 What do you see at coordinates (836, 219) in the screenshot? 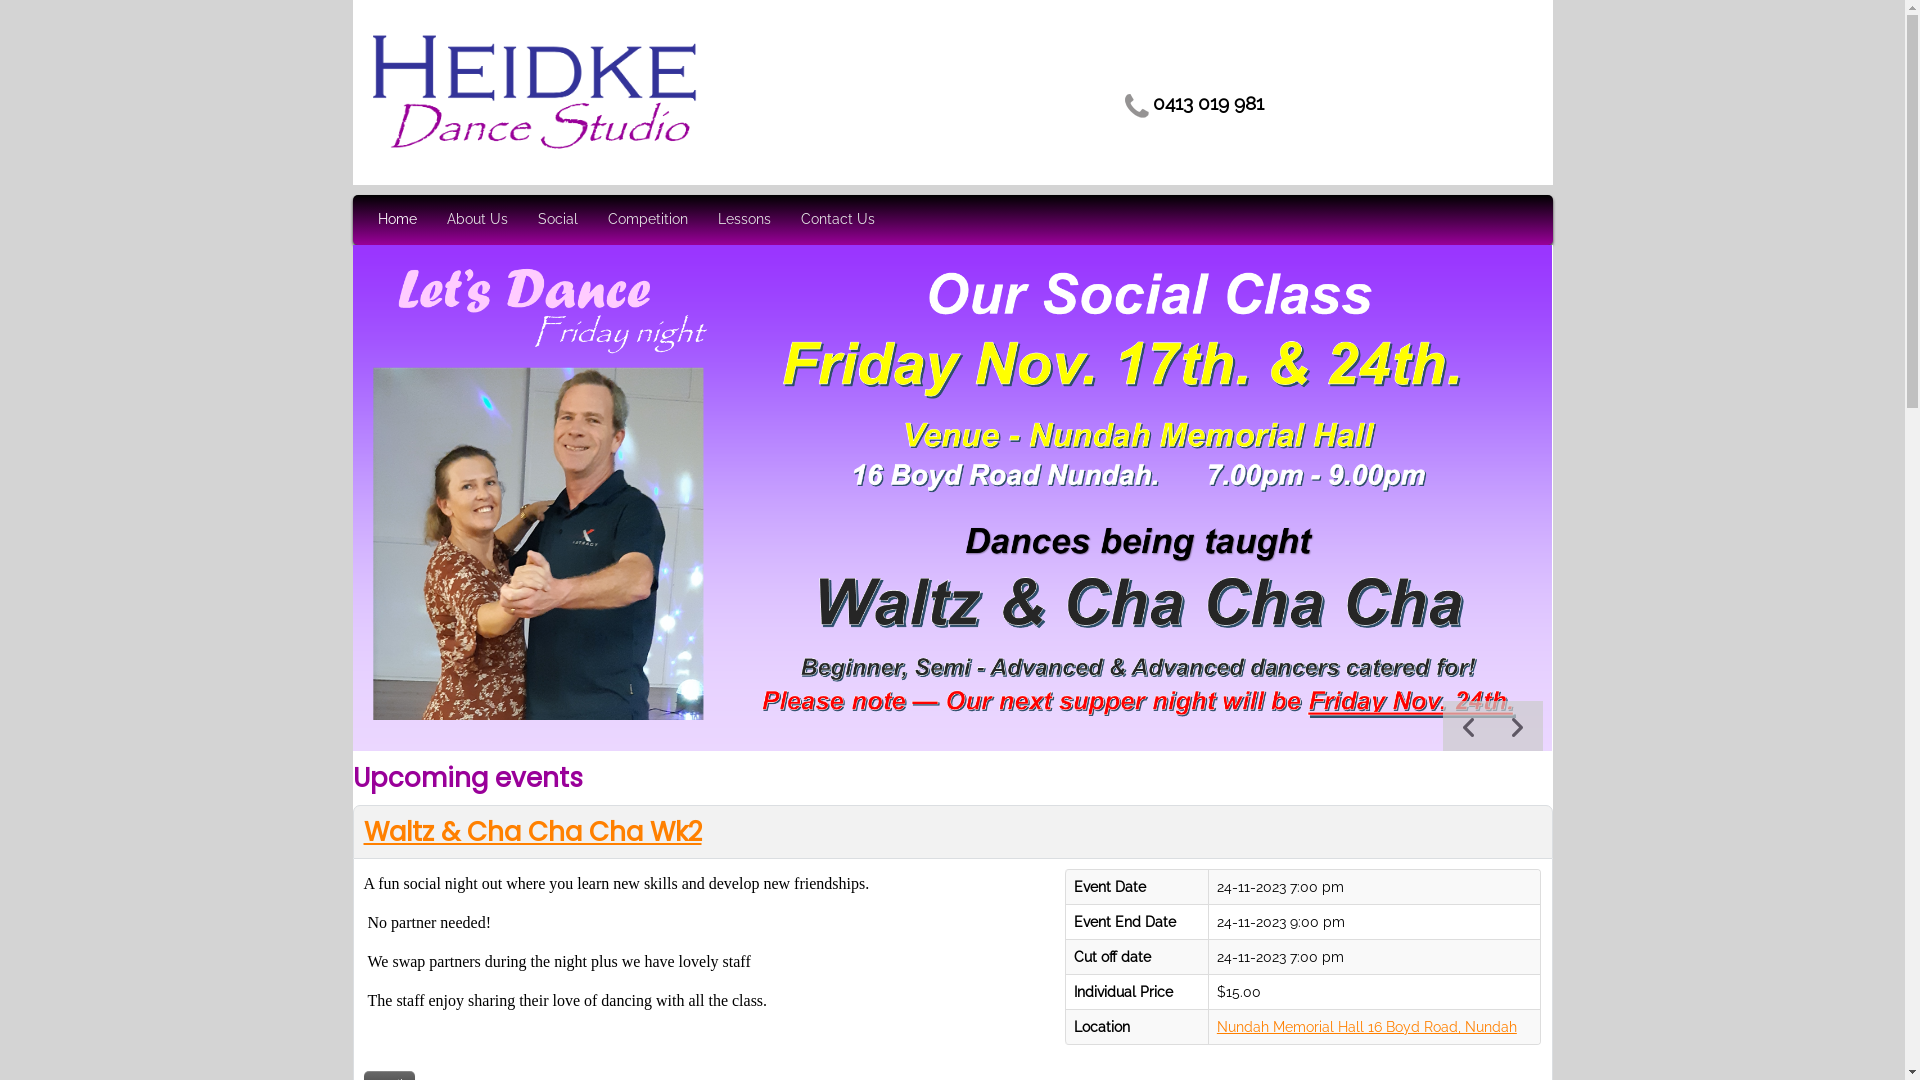
I see `'Contact Us'` at bounding box center [836, 219].